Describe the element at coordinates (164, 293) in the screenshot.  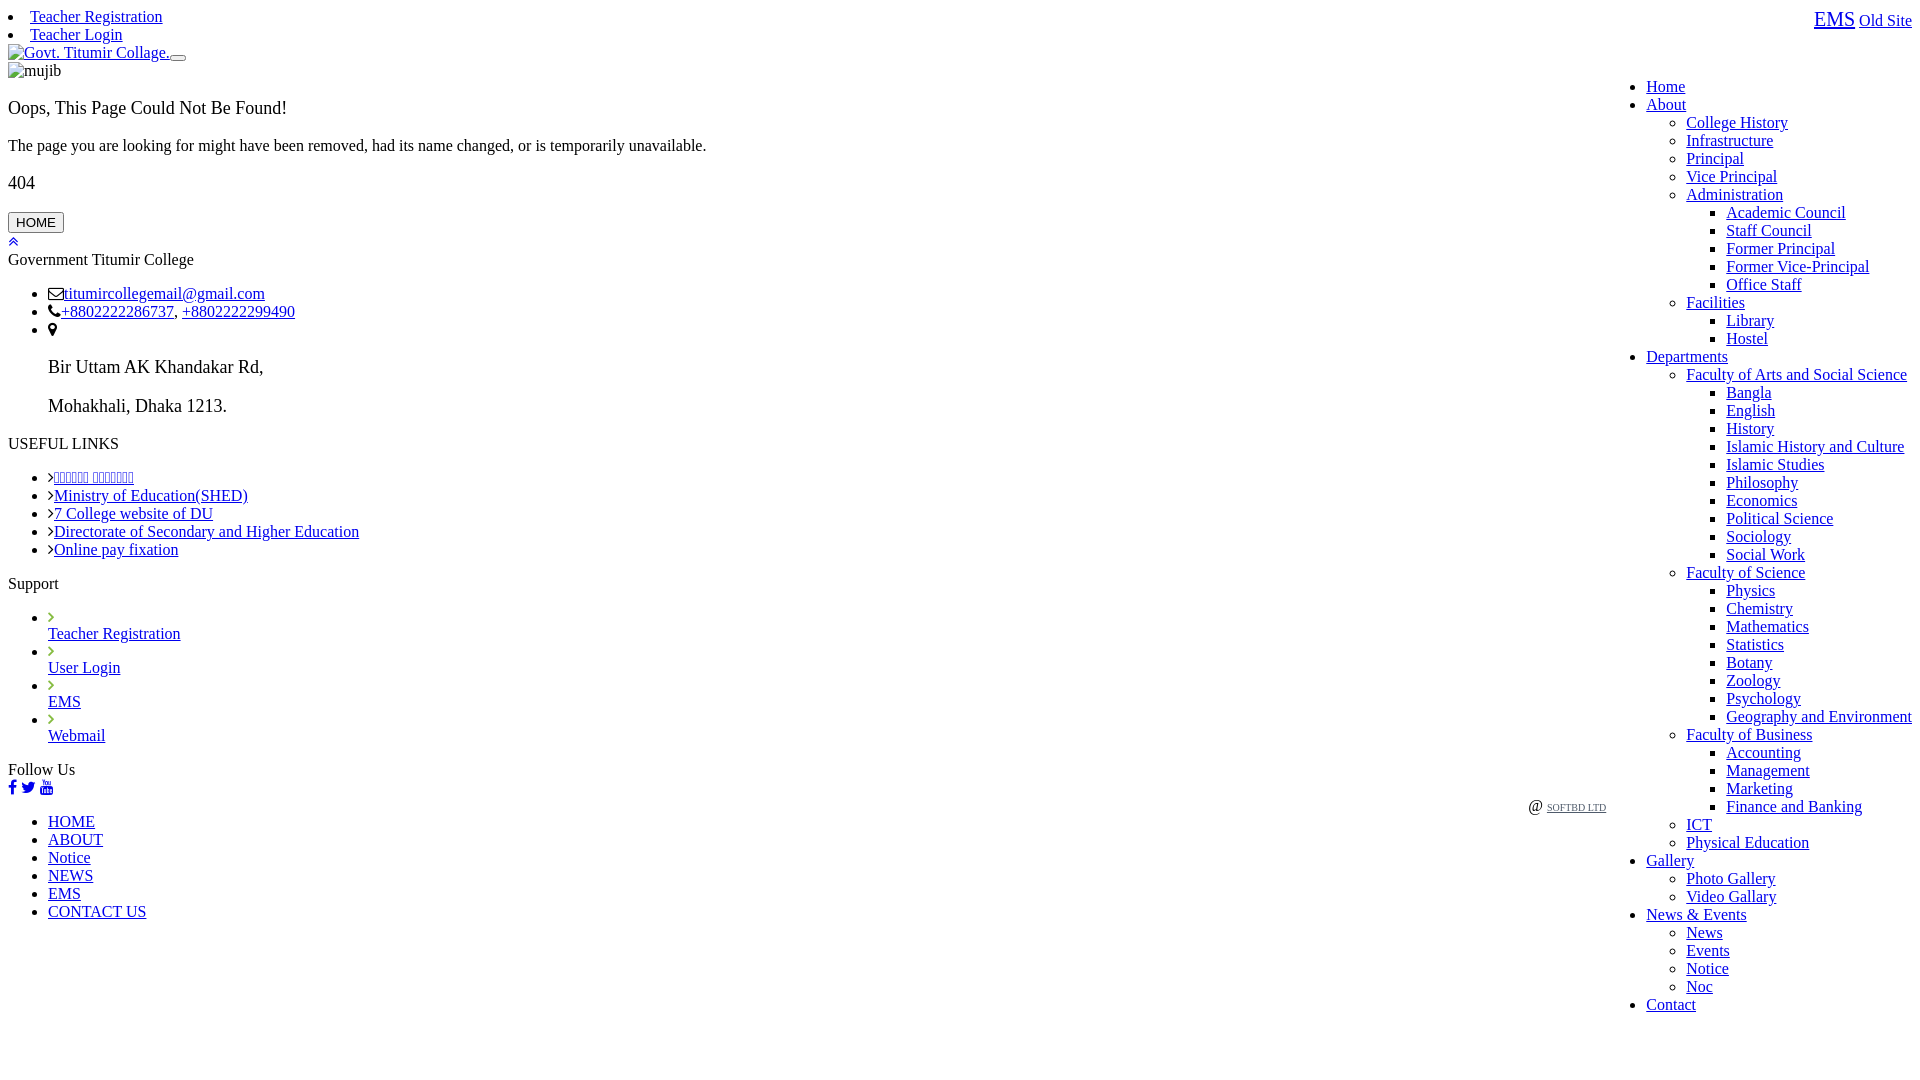
I see `'titumircollegemail@gmail.com'` at that location.